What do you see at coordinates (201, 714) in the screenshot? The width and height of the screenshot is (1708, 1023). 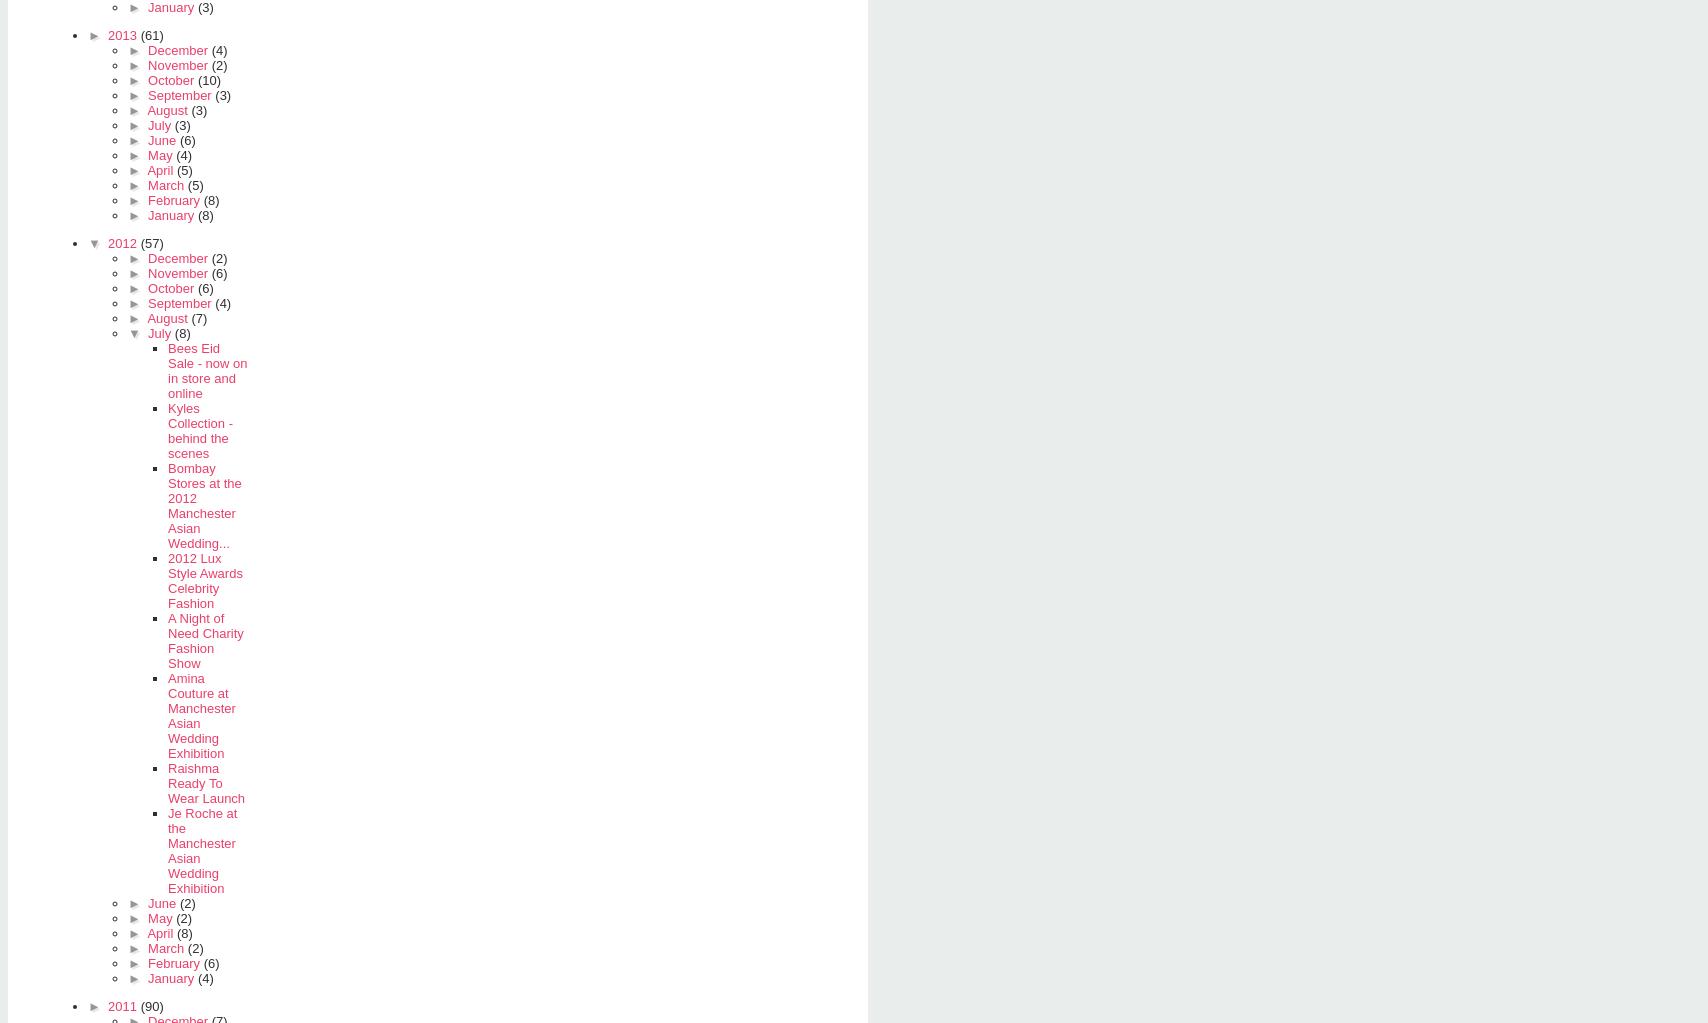 I see `'Amina Couture at Manchester Asian Wedding Exhibition'` at bounding box center [201, 714].